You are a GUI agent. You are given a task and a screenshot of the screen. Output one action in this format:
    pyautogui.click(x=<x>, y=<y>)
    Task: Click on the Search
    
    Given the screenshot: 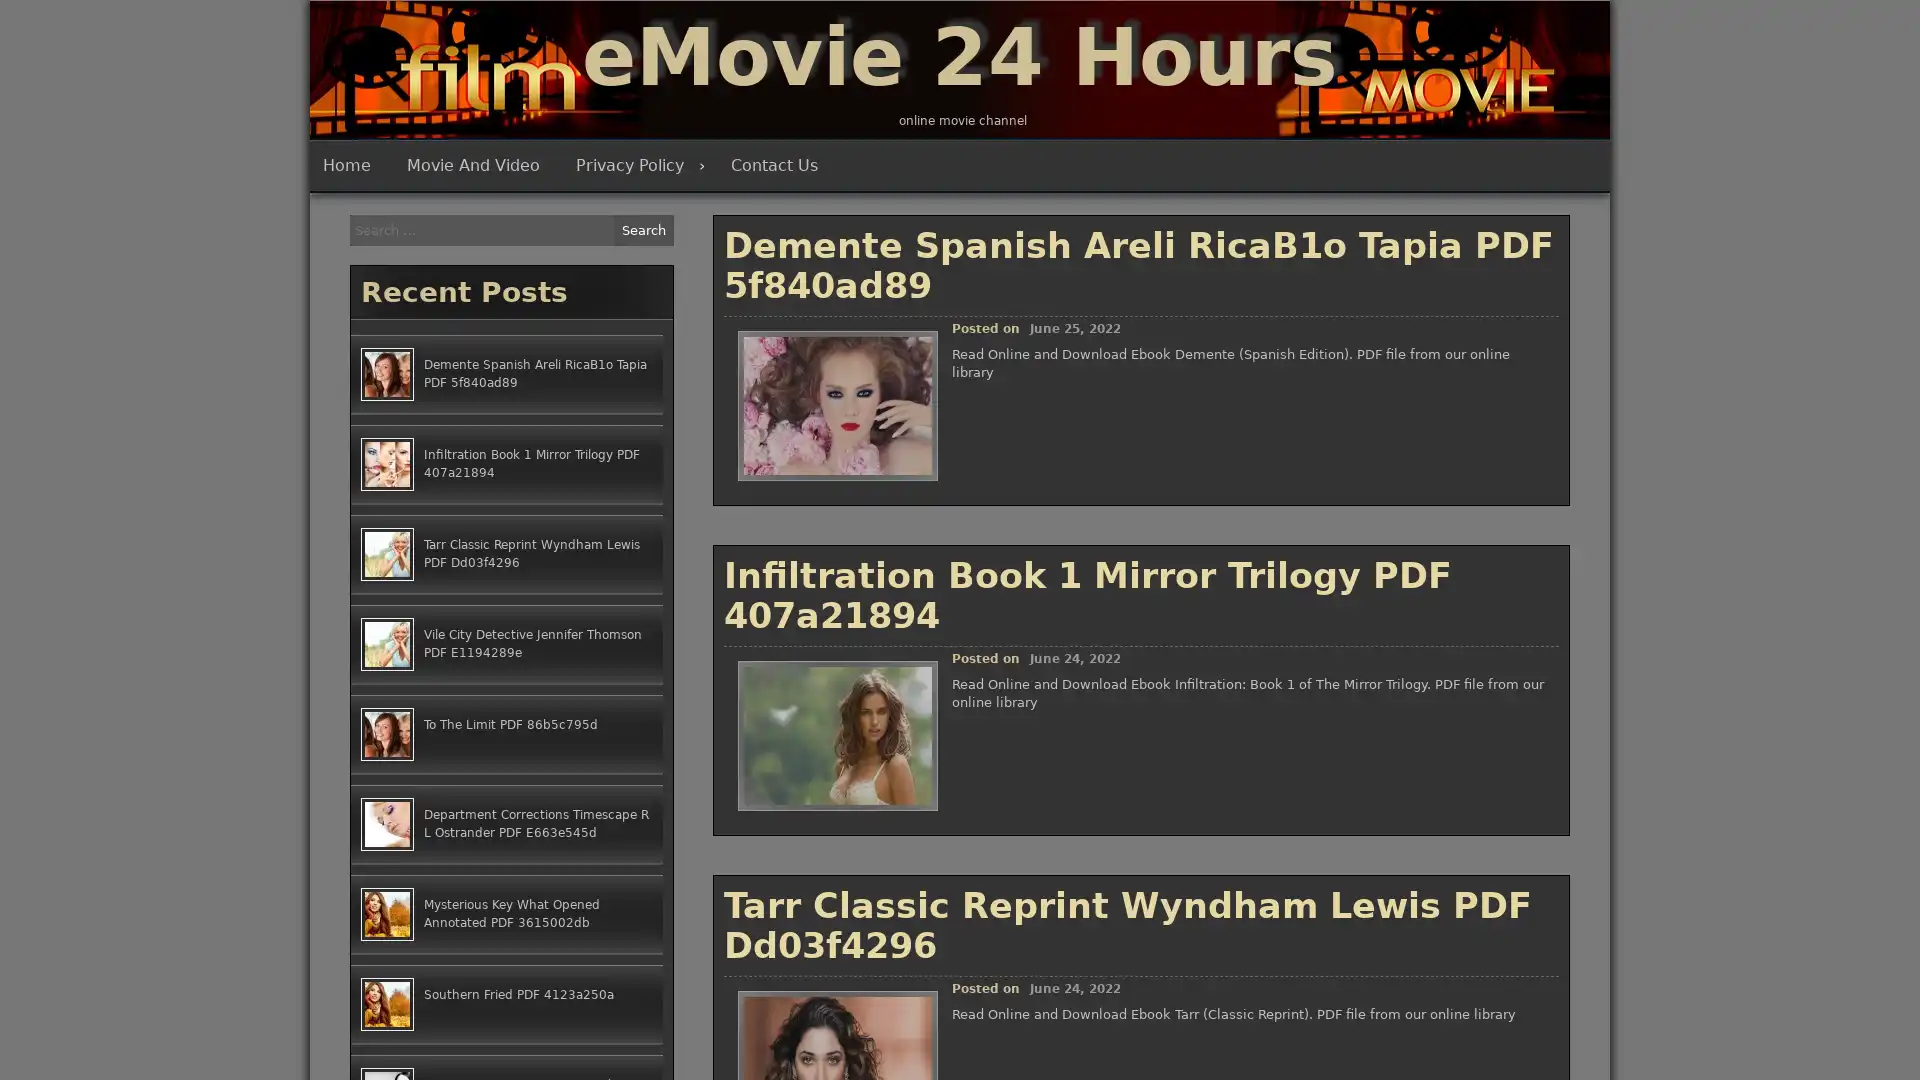 What is the action you would take?
    pyautogui.click(x=643, y=229)
    